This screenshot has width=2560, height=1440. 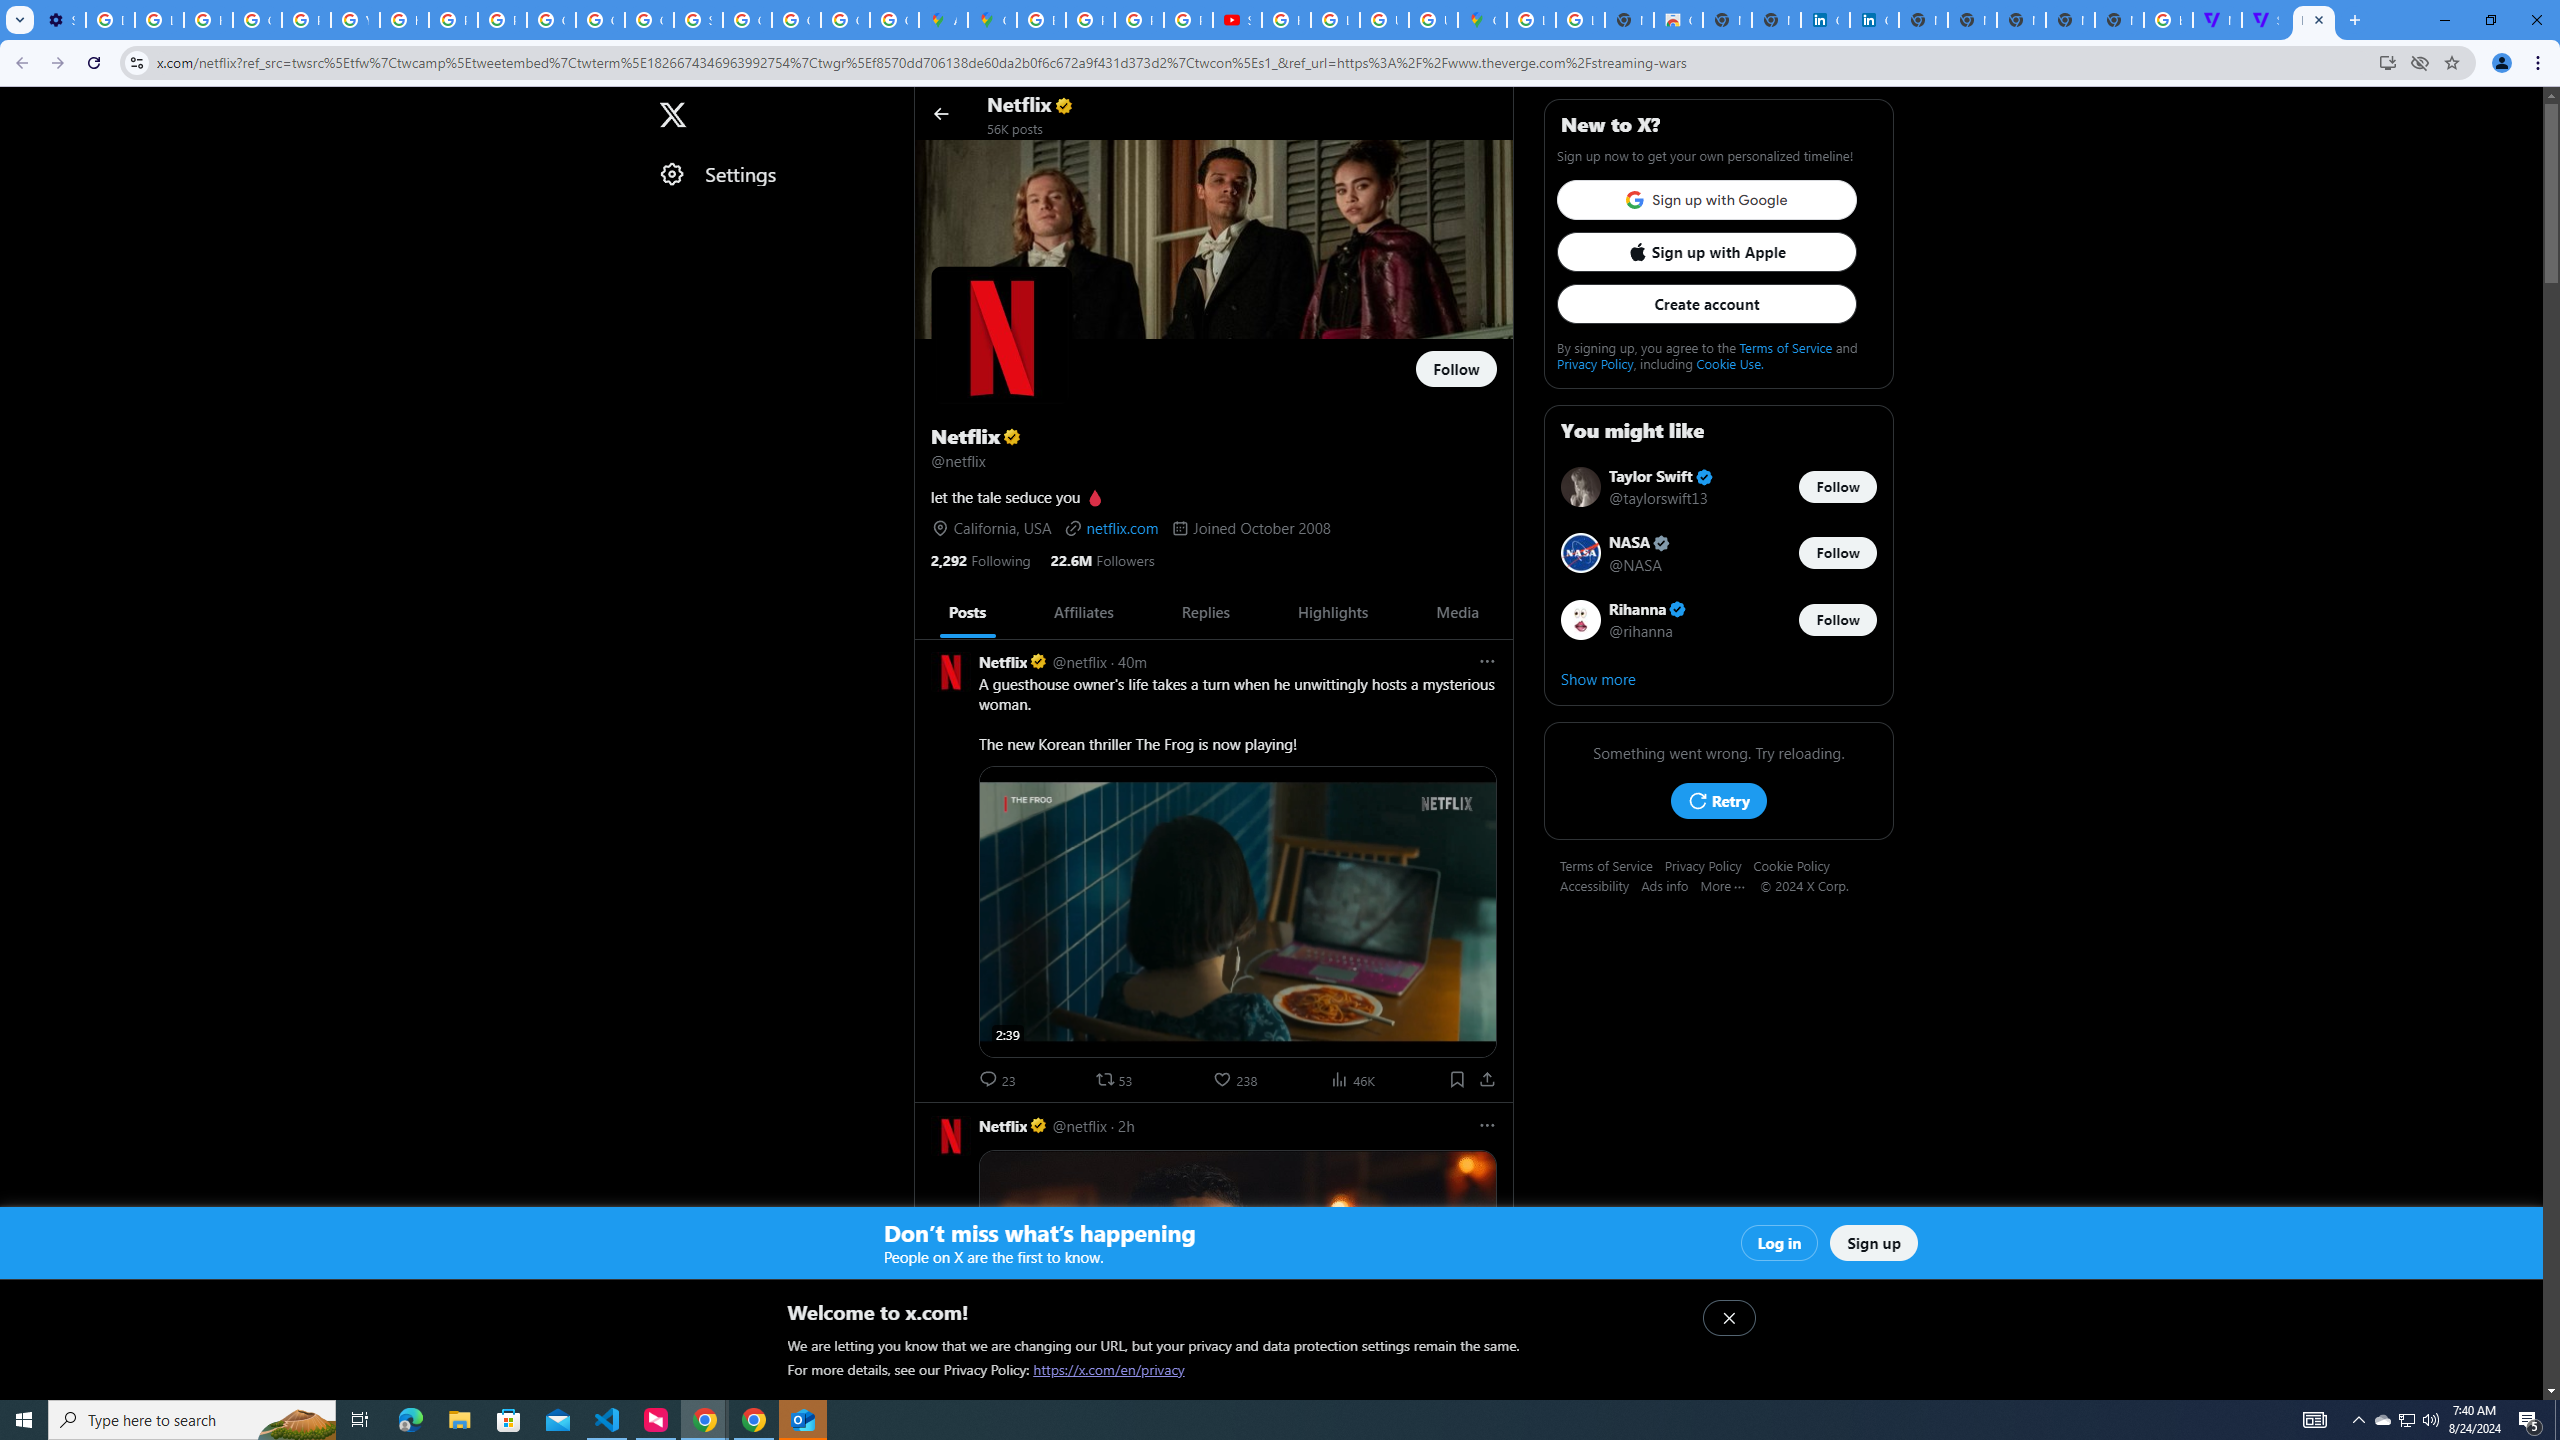 What do you see at coordinates (1705, 250) in the screenshot?
I see `'Sign up with Apple'` at bounding box center [1705, 250].